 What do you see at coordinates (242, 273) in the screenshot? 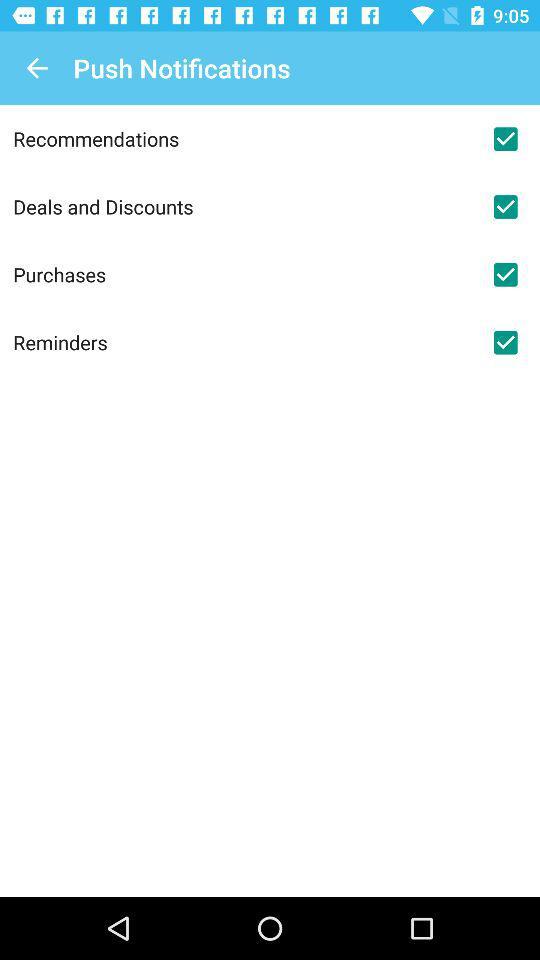
I see `icon above the reminders` at bounding box center [242, 273].